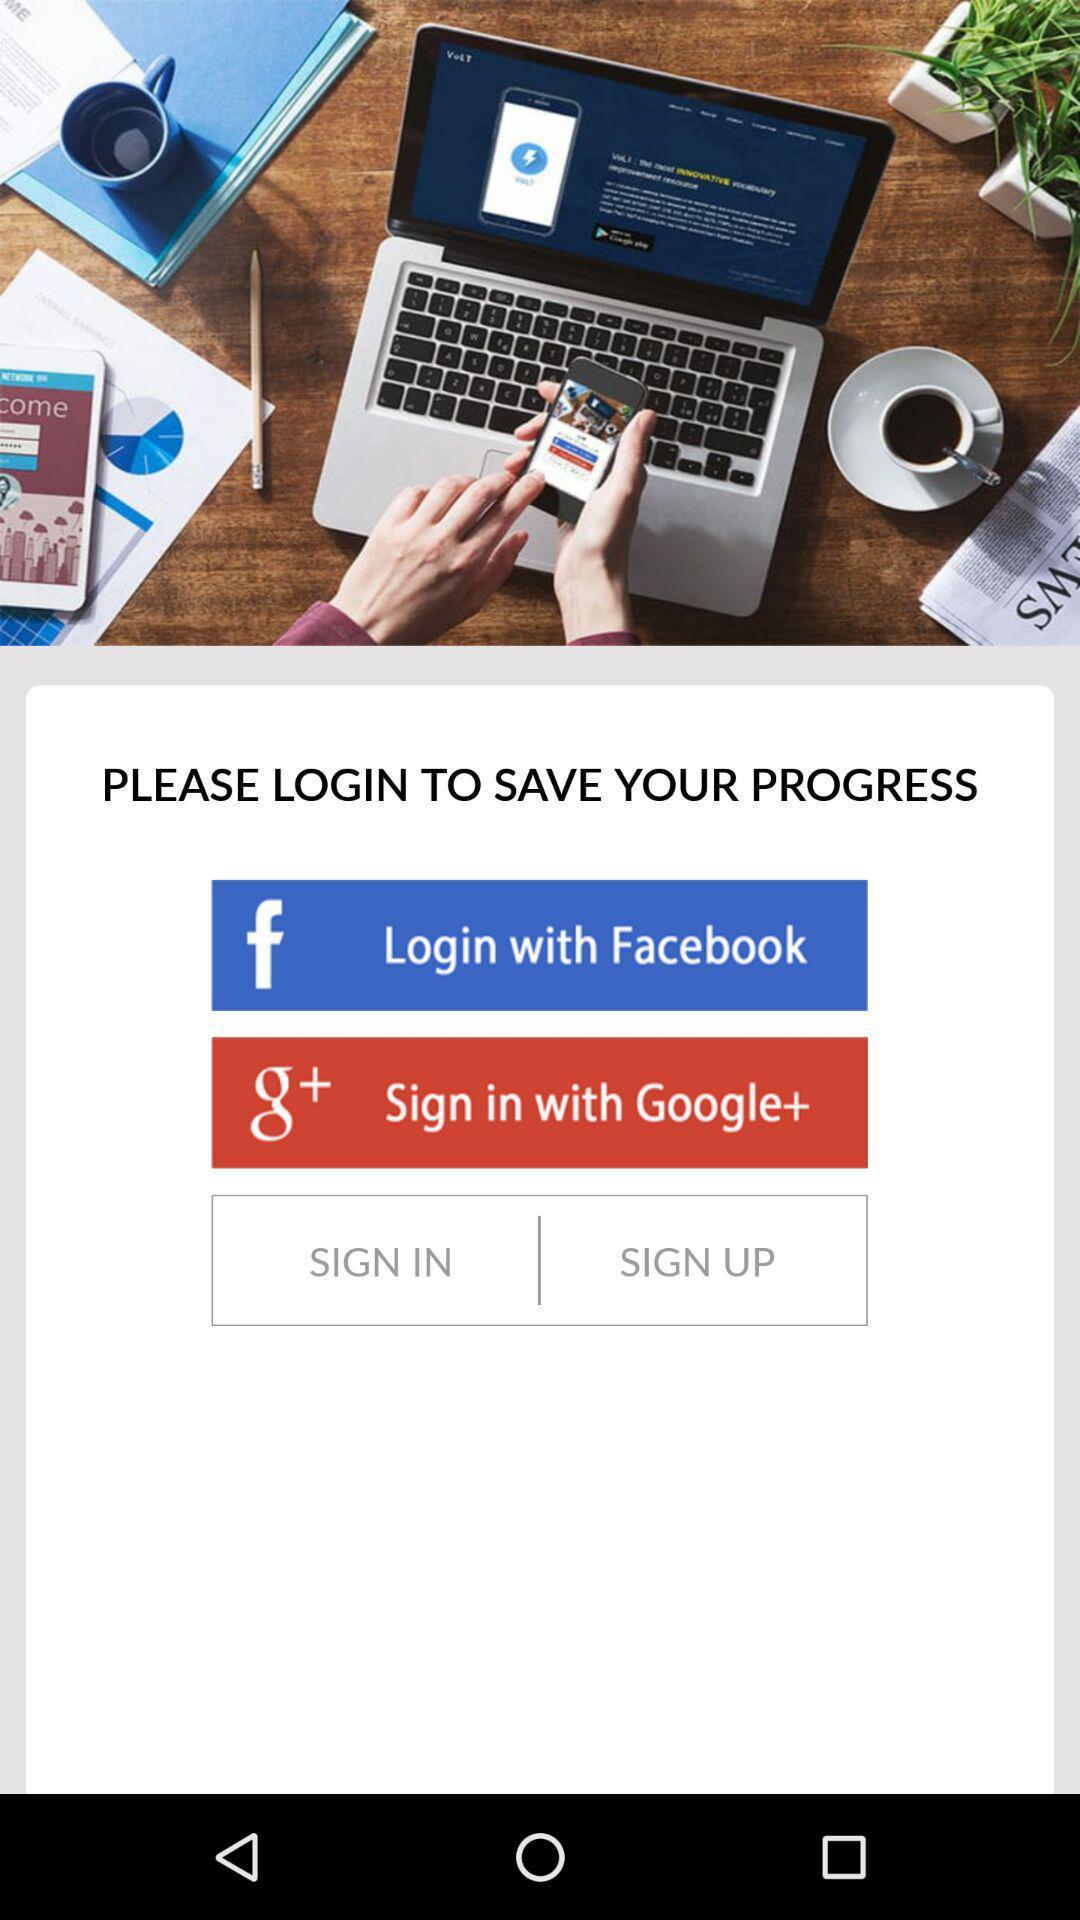 The width and height of the screenshot is (1080, 1920). Describe the element at coordinates (696, 1259) in the screenshot. I see `the sign up icon` at that location.